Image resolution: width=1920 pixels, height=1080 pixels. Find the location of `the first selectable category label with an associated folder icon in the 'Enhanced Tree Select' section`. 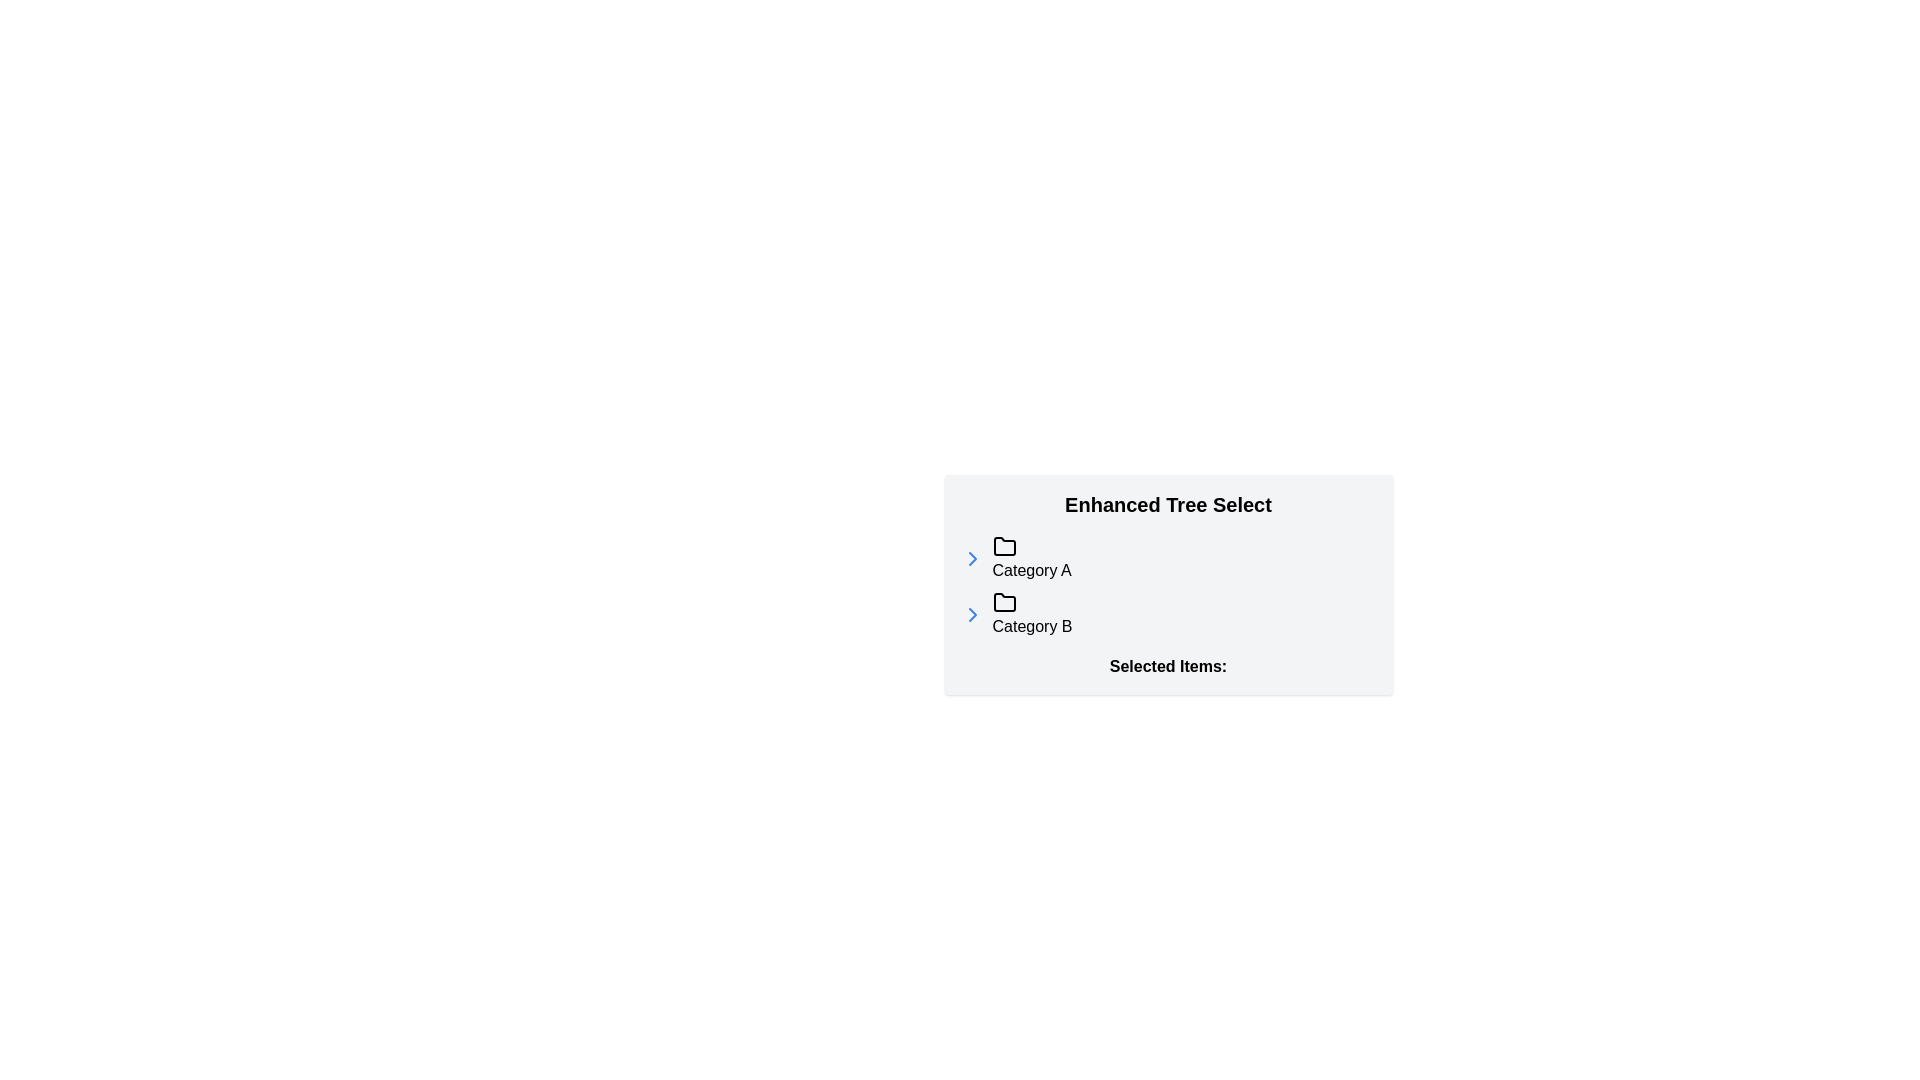

the first selectable category label with an associated folder icon in the 'Enhanced Tree Select' section is located at coordinates (1032, 559).